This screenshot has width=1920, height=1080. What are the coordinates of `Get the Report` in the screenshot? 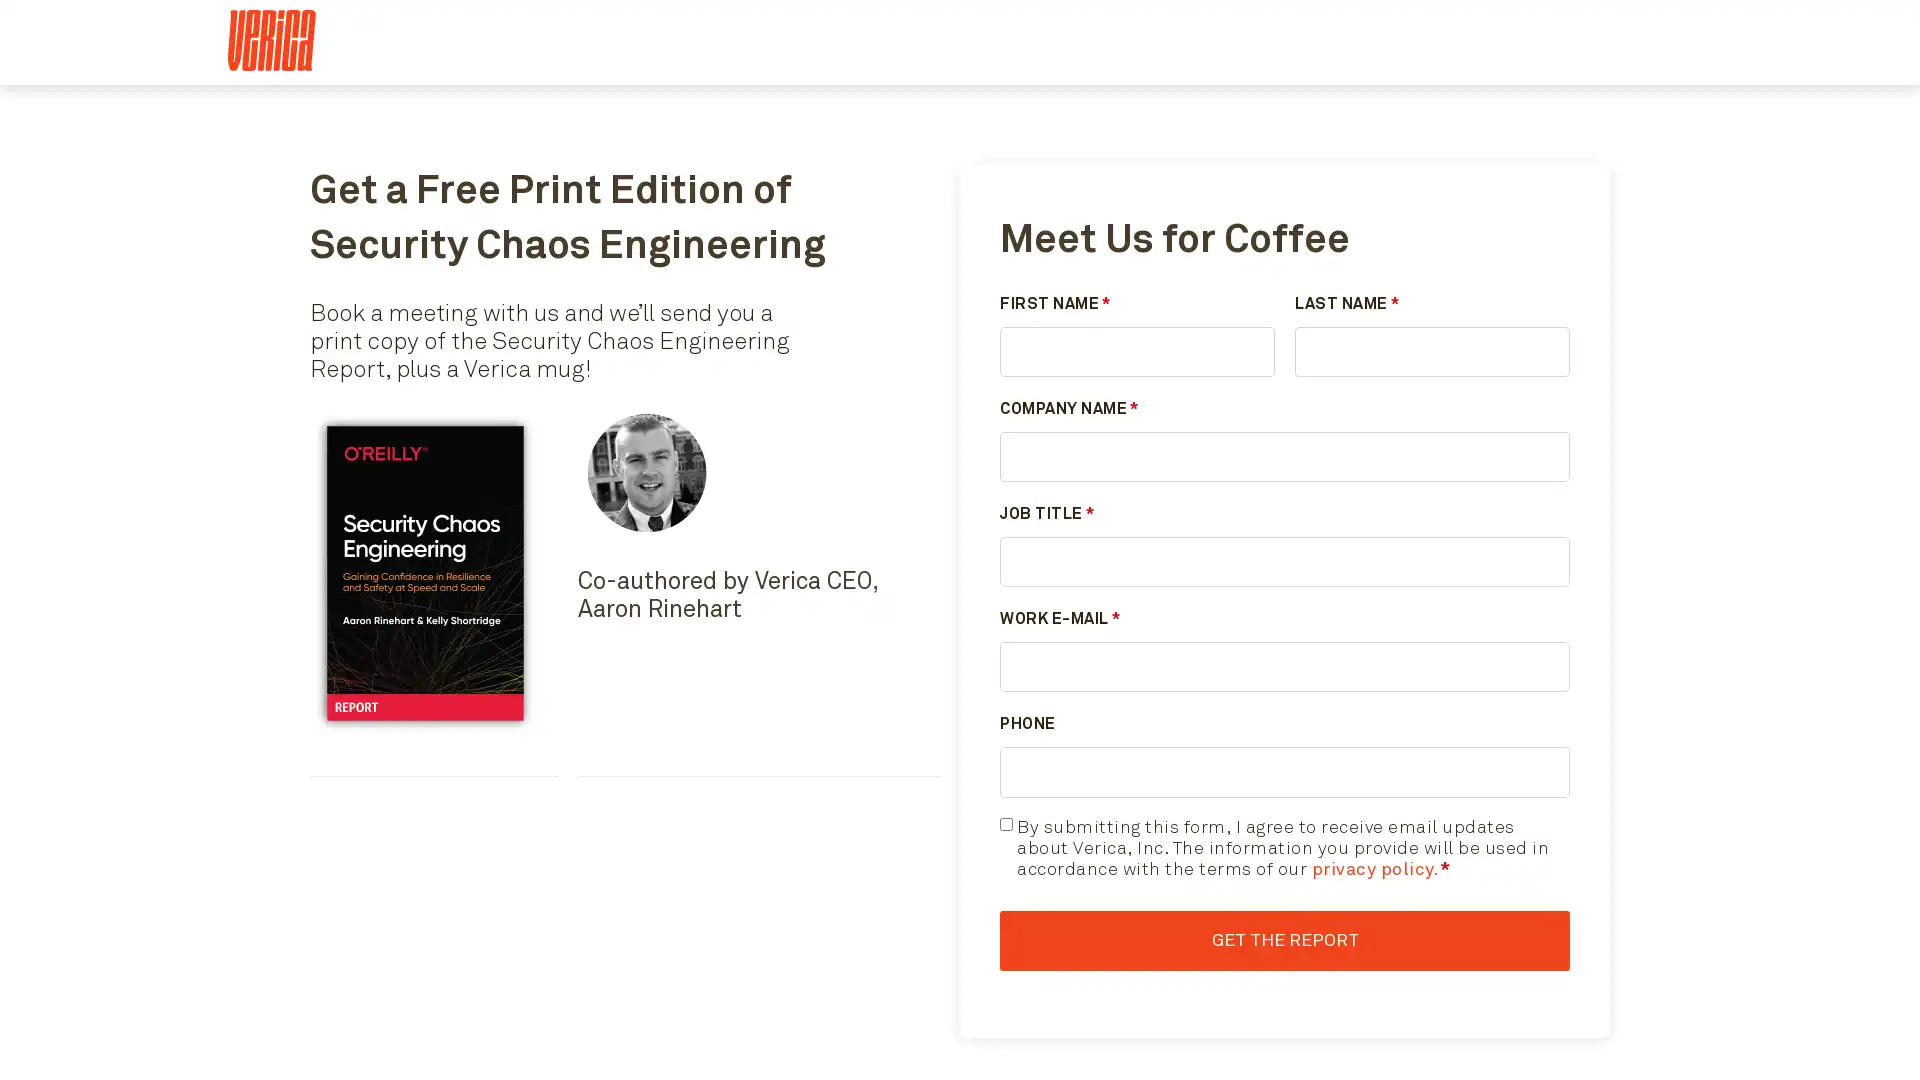 It's located at (1285, 987).